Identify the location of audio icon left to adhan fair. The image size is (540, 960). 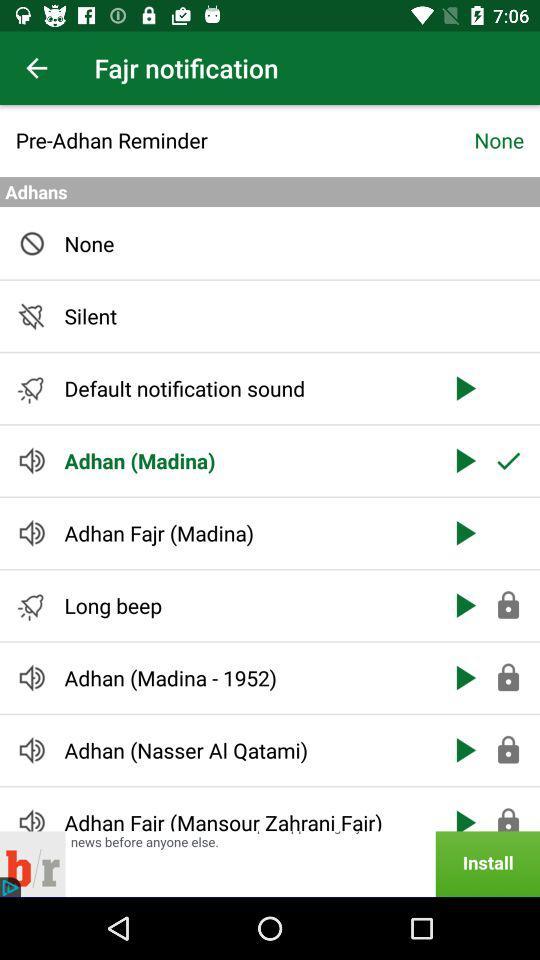
(31, 818).